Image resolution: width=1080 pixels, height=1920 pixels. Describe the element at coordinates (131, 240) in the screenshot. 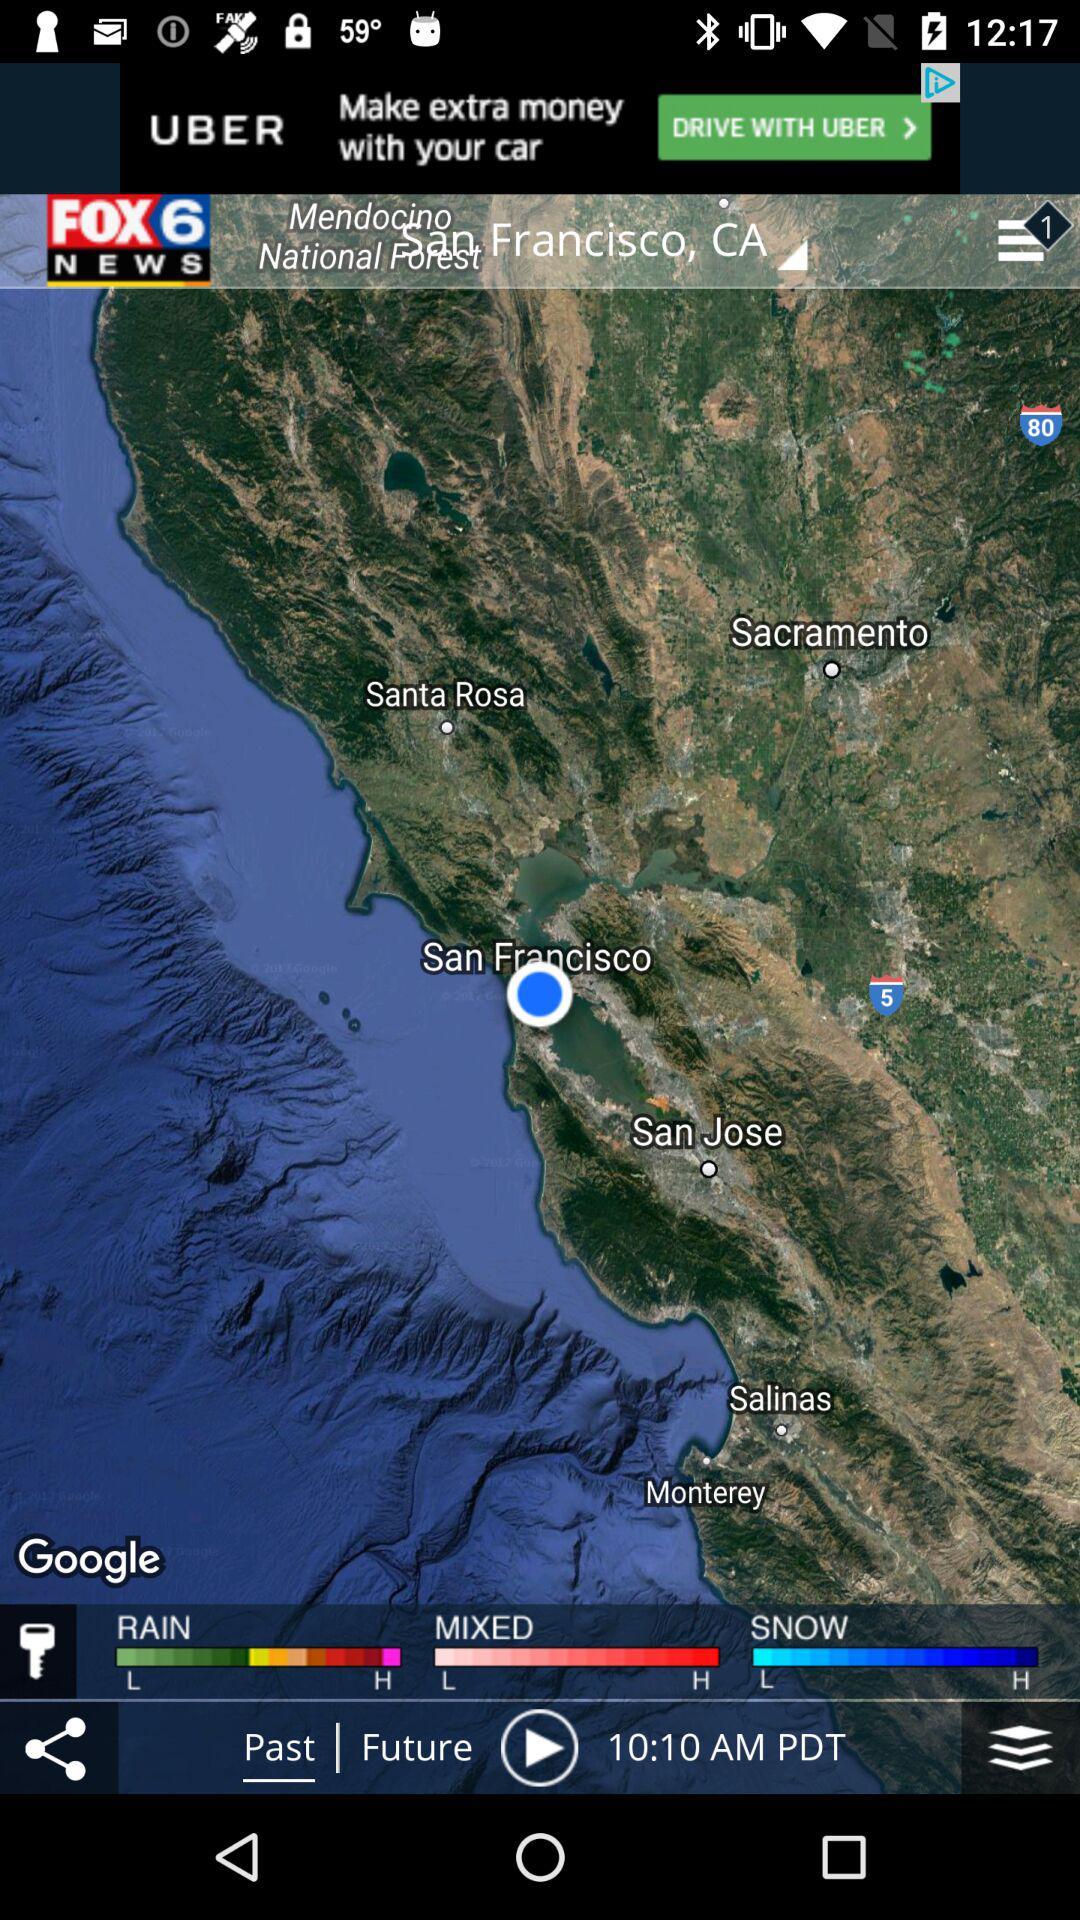

I see `icon at the top left corner` at that location.